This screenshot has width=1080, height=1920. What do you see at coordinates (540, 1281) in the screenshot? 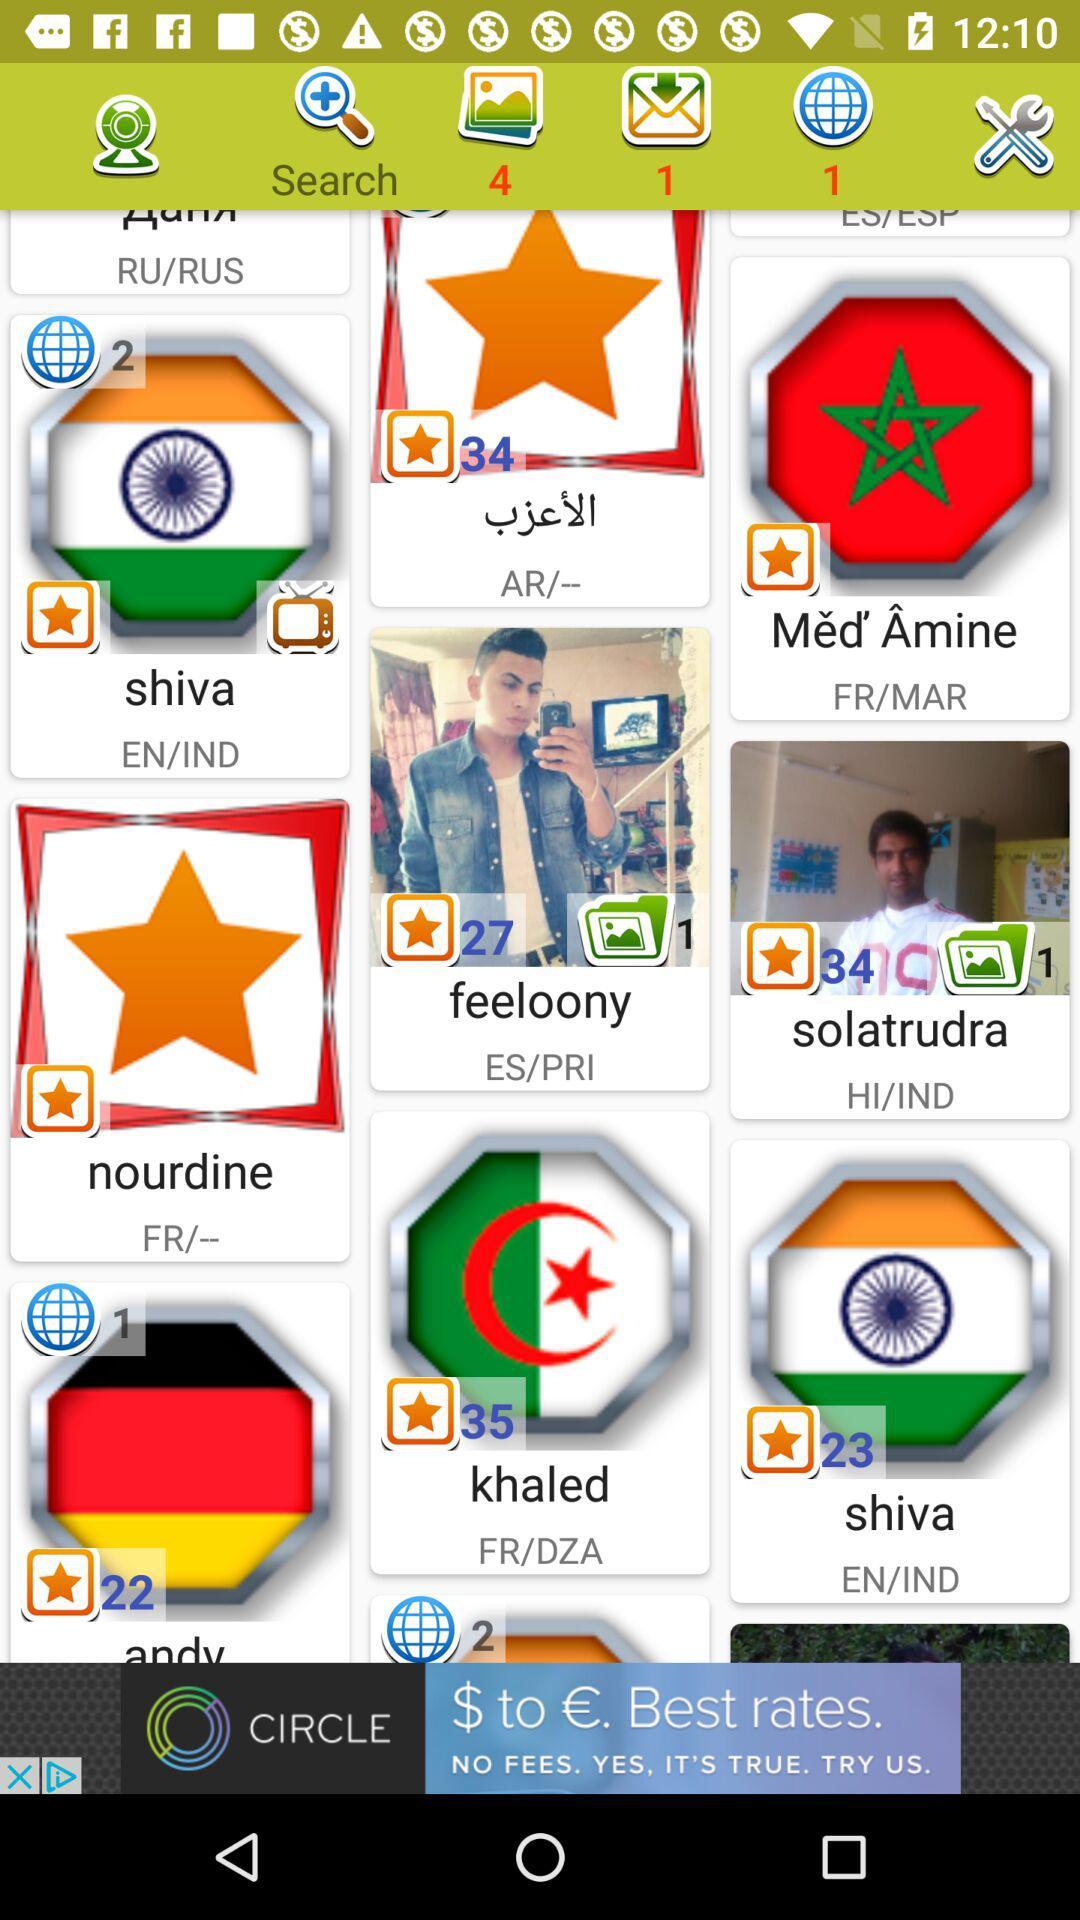
I see `user` at bounding box center [540, 1281].